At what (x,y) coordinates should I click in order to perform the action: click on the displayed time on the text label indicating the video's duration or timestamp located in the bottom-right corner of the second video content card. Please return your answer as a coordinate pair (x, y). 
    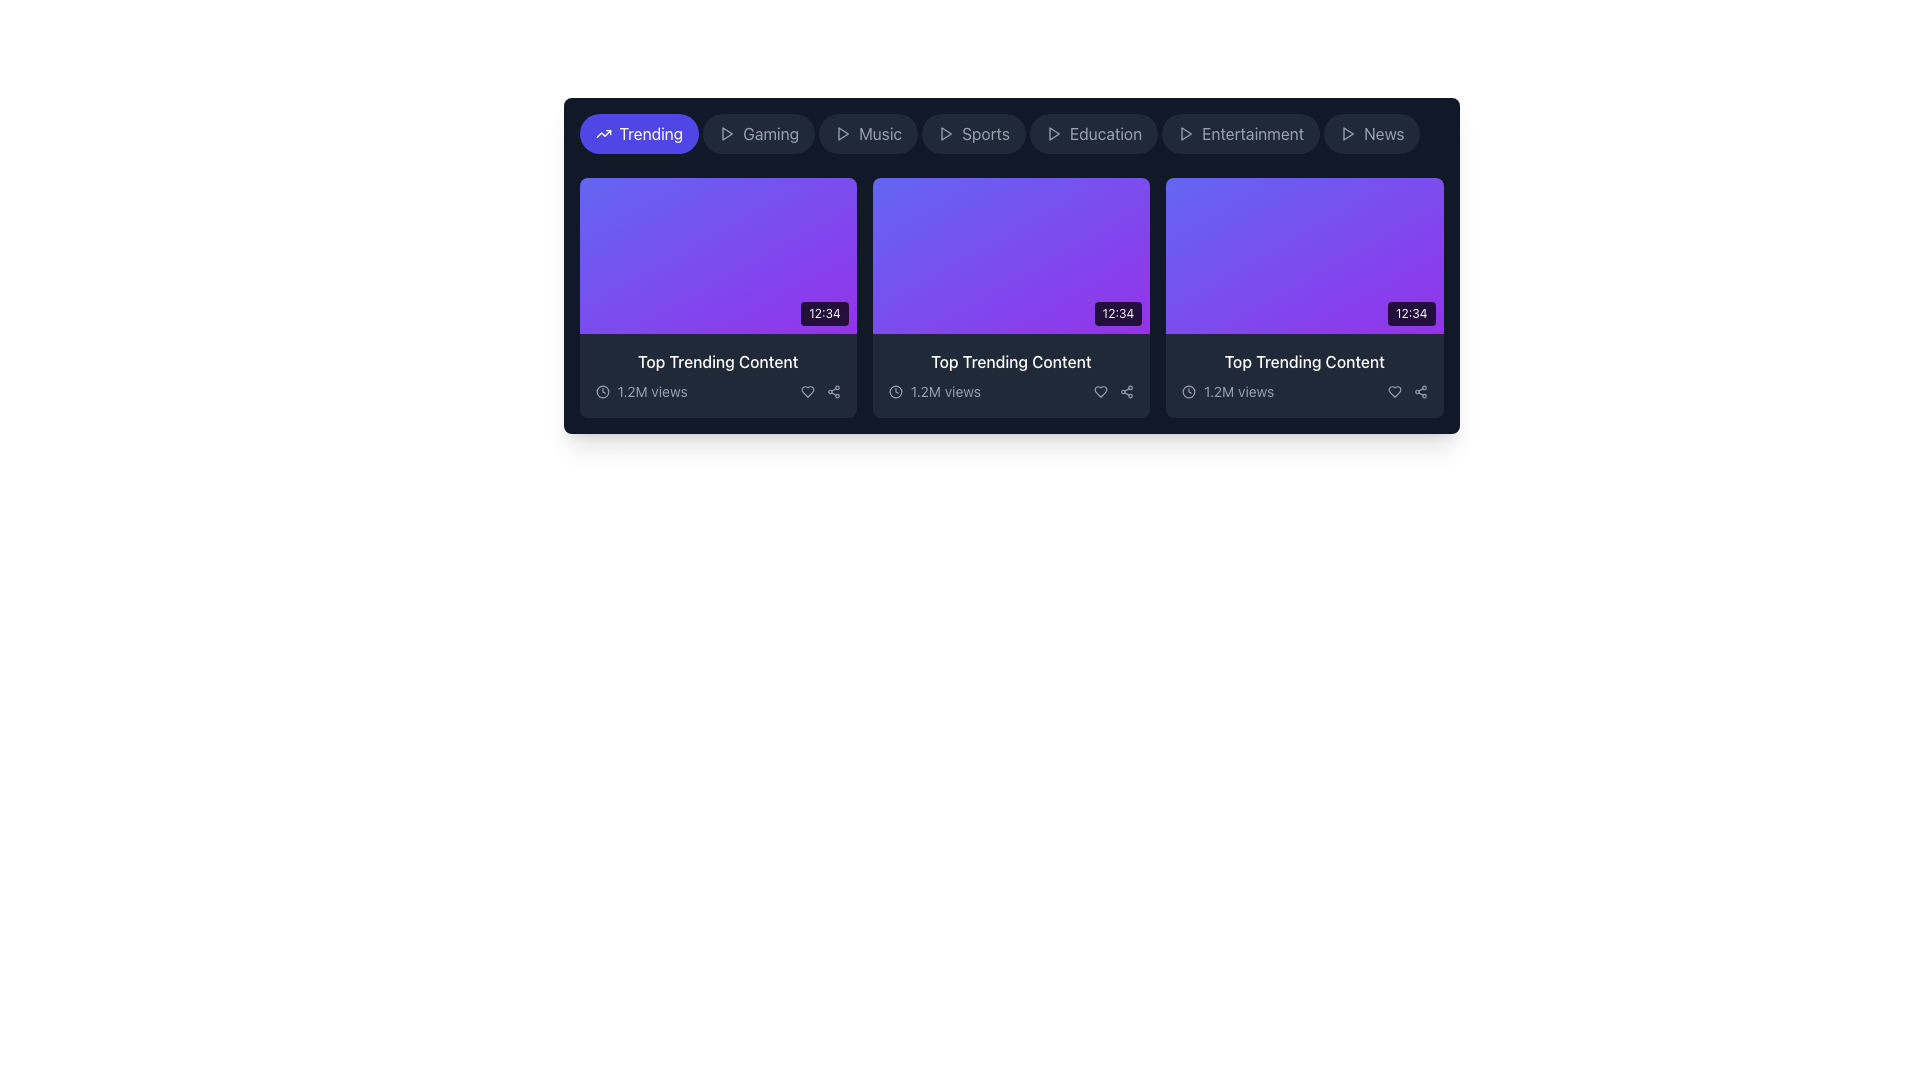
    Looking at the image, I should click on (1117, 313).